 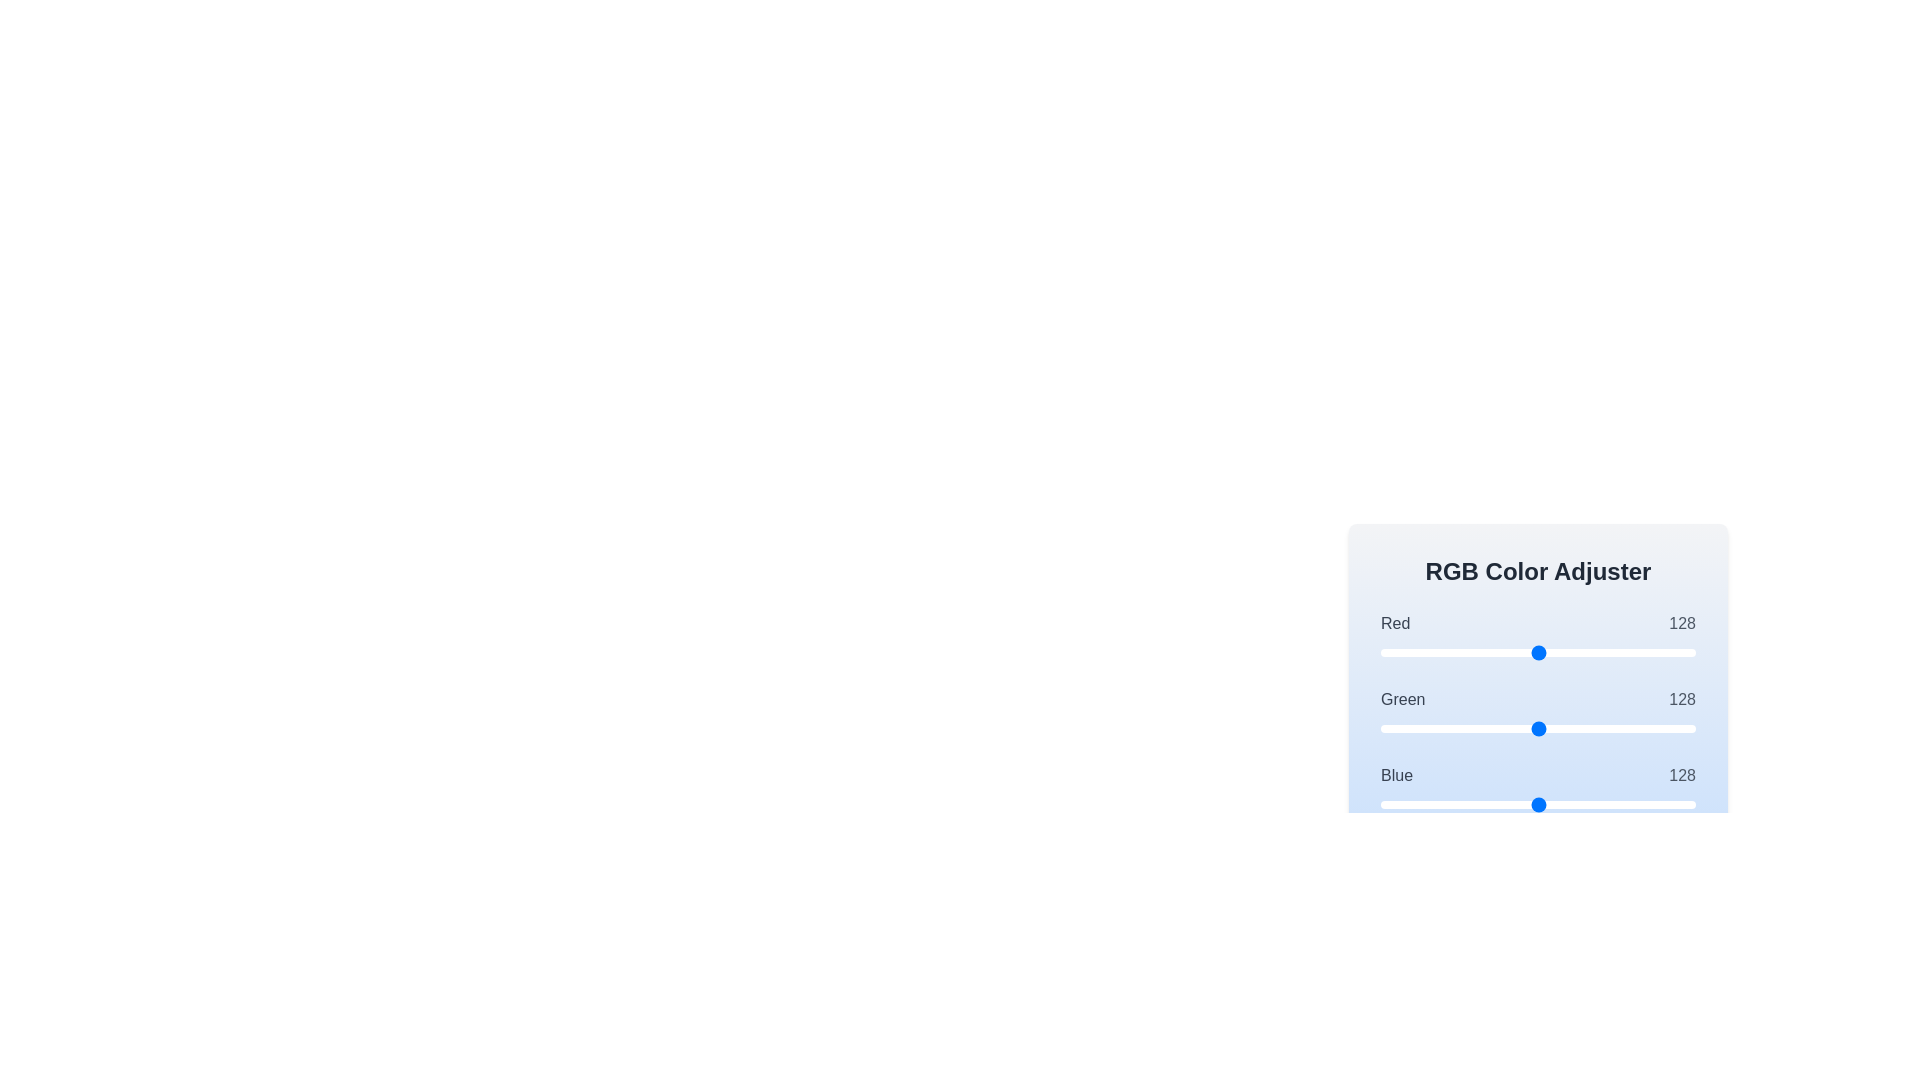 What do you see at coordinates (1435, 652) in the screenshot?
I see `the red slider to 45 by dragging or clicking on the slider` at bounding box center [1435, 652].